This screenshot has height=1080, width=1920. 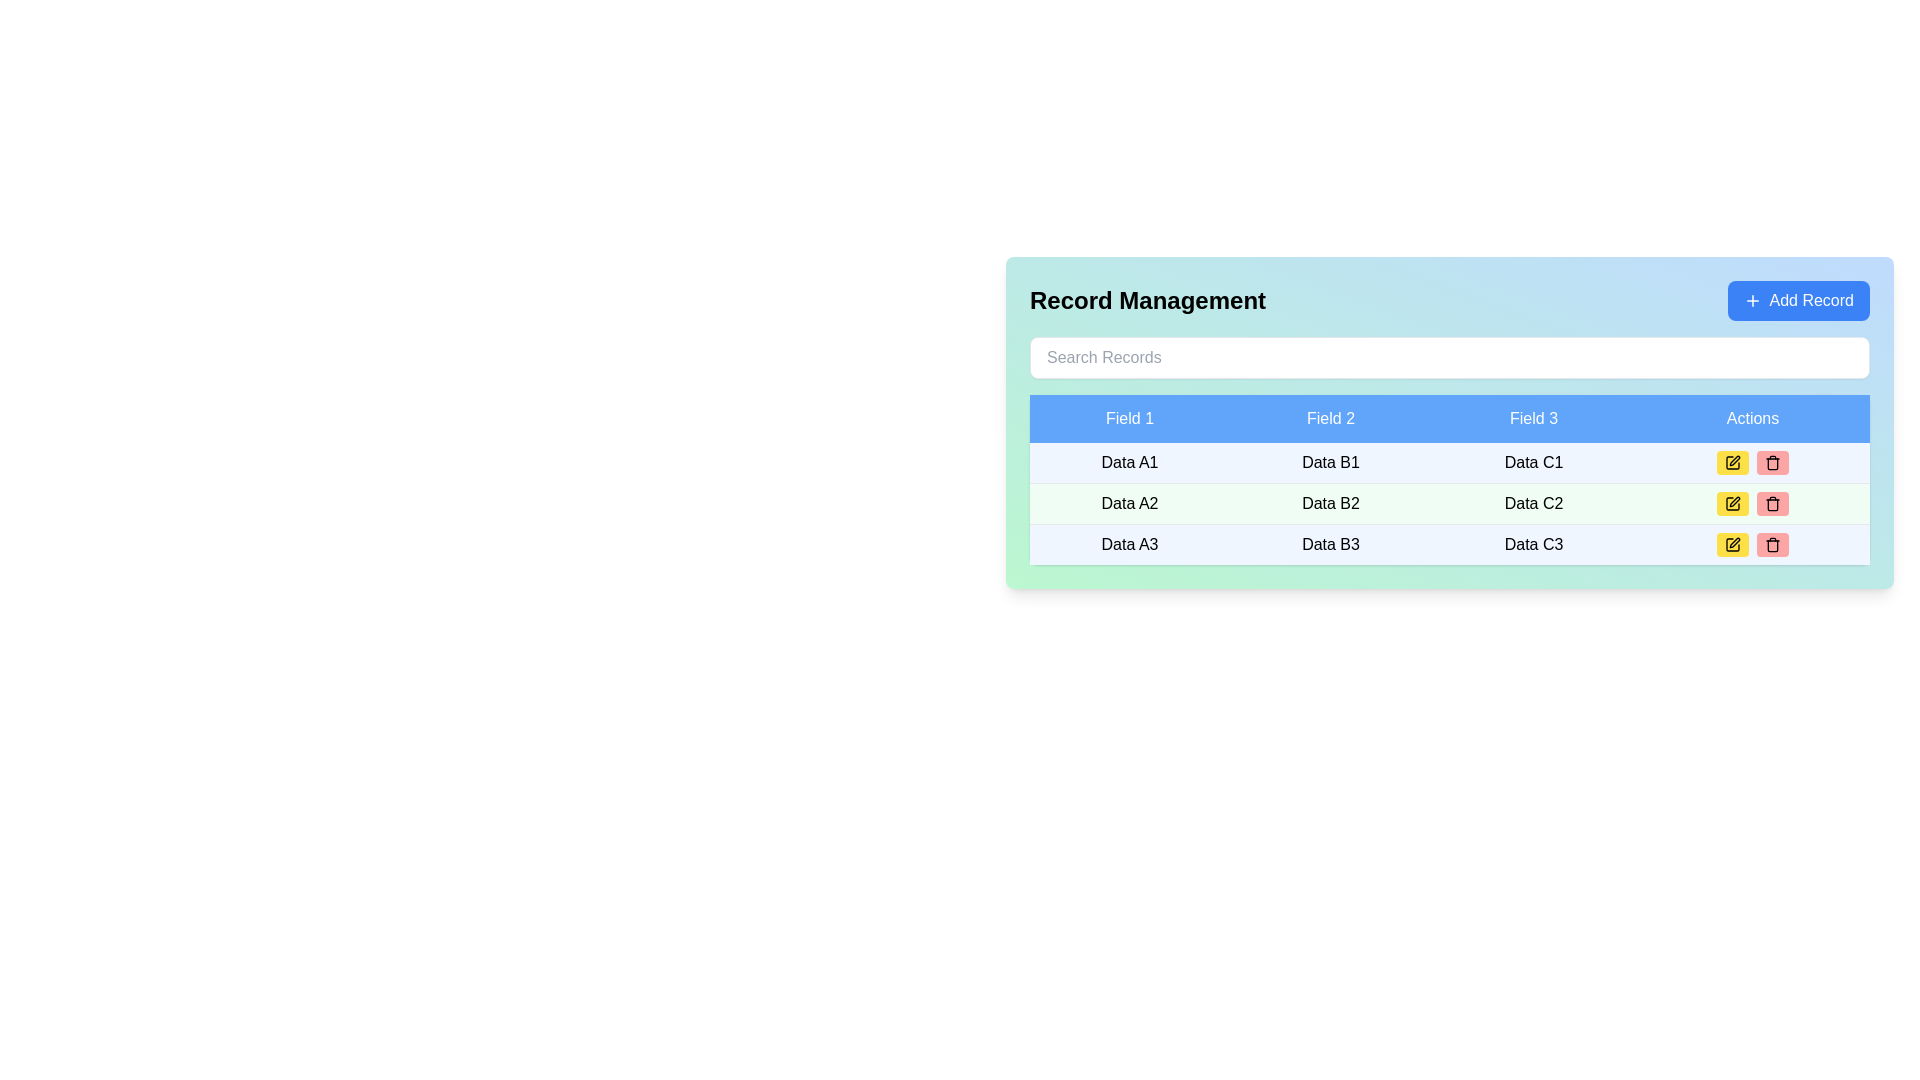 I want to click on the text label displaying 'Data B2' which is centrally positioned in the second column of the striped table layout, so click(x=1330, y=503).